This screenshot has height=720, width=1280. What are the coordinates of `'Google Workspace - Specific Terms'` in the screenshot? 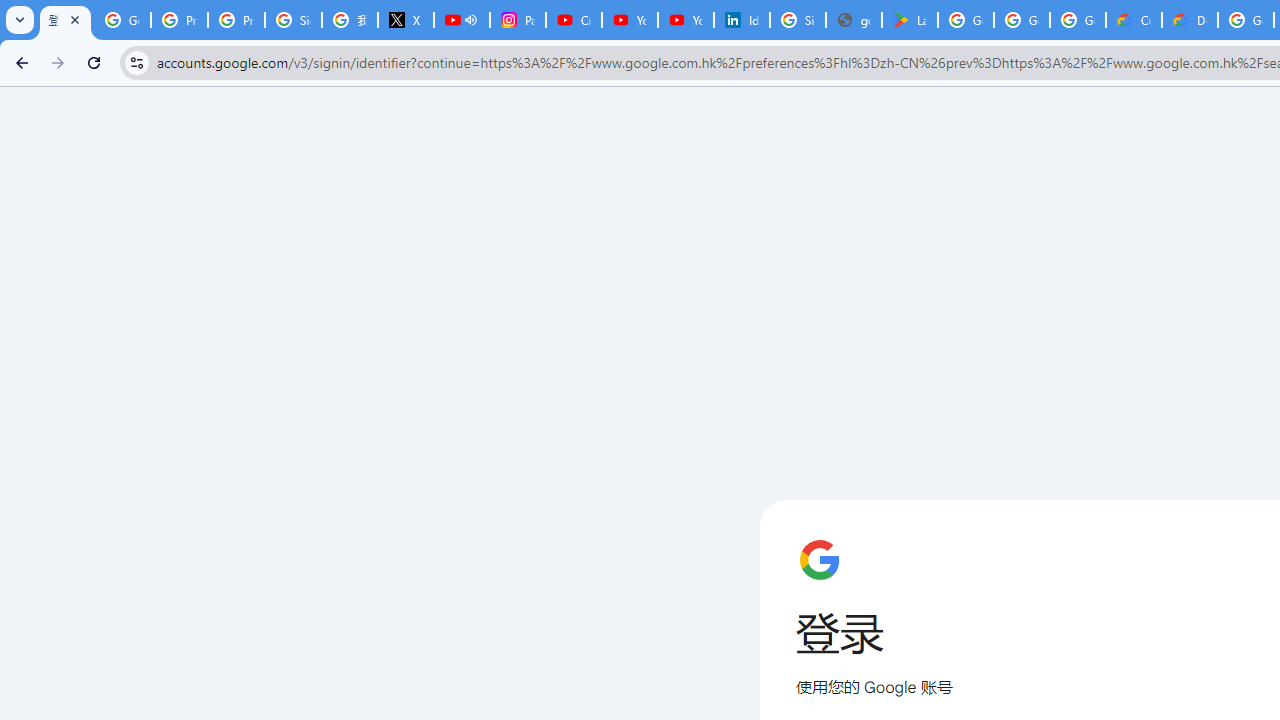 It's located at (1022, 20).